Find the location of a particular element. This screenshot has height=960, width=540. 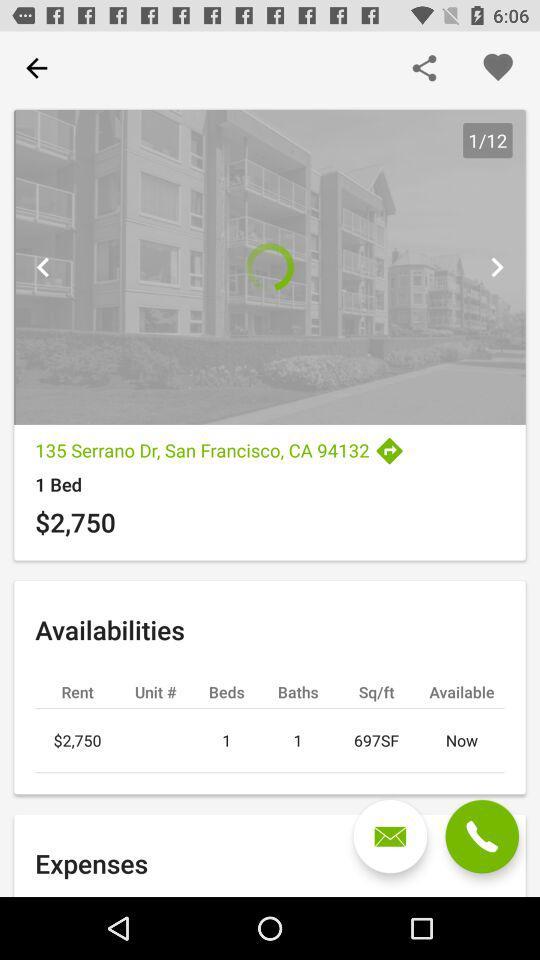

call is located at coordinates (481, 836).